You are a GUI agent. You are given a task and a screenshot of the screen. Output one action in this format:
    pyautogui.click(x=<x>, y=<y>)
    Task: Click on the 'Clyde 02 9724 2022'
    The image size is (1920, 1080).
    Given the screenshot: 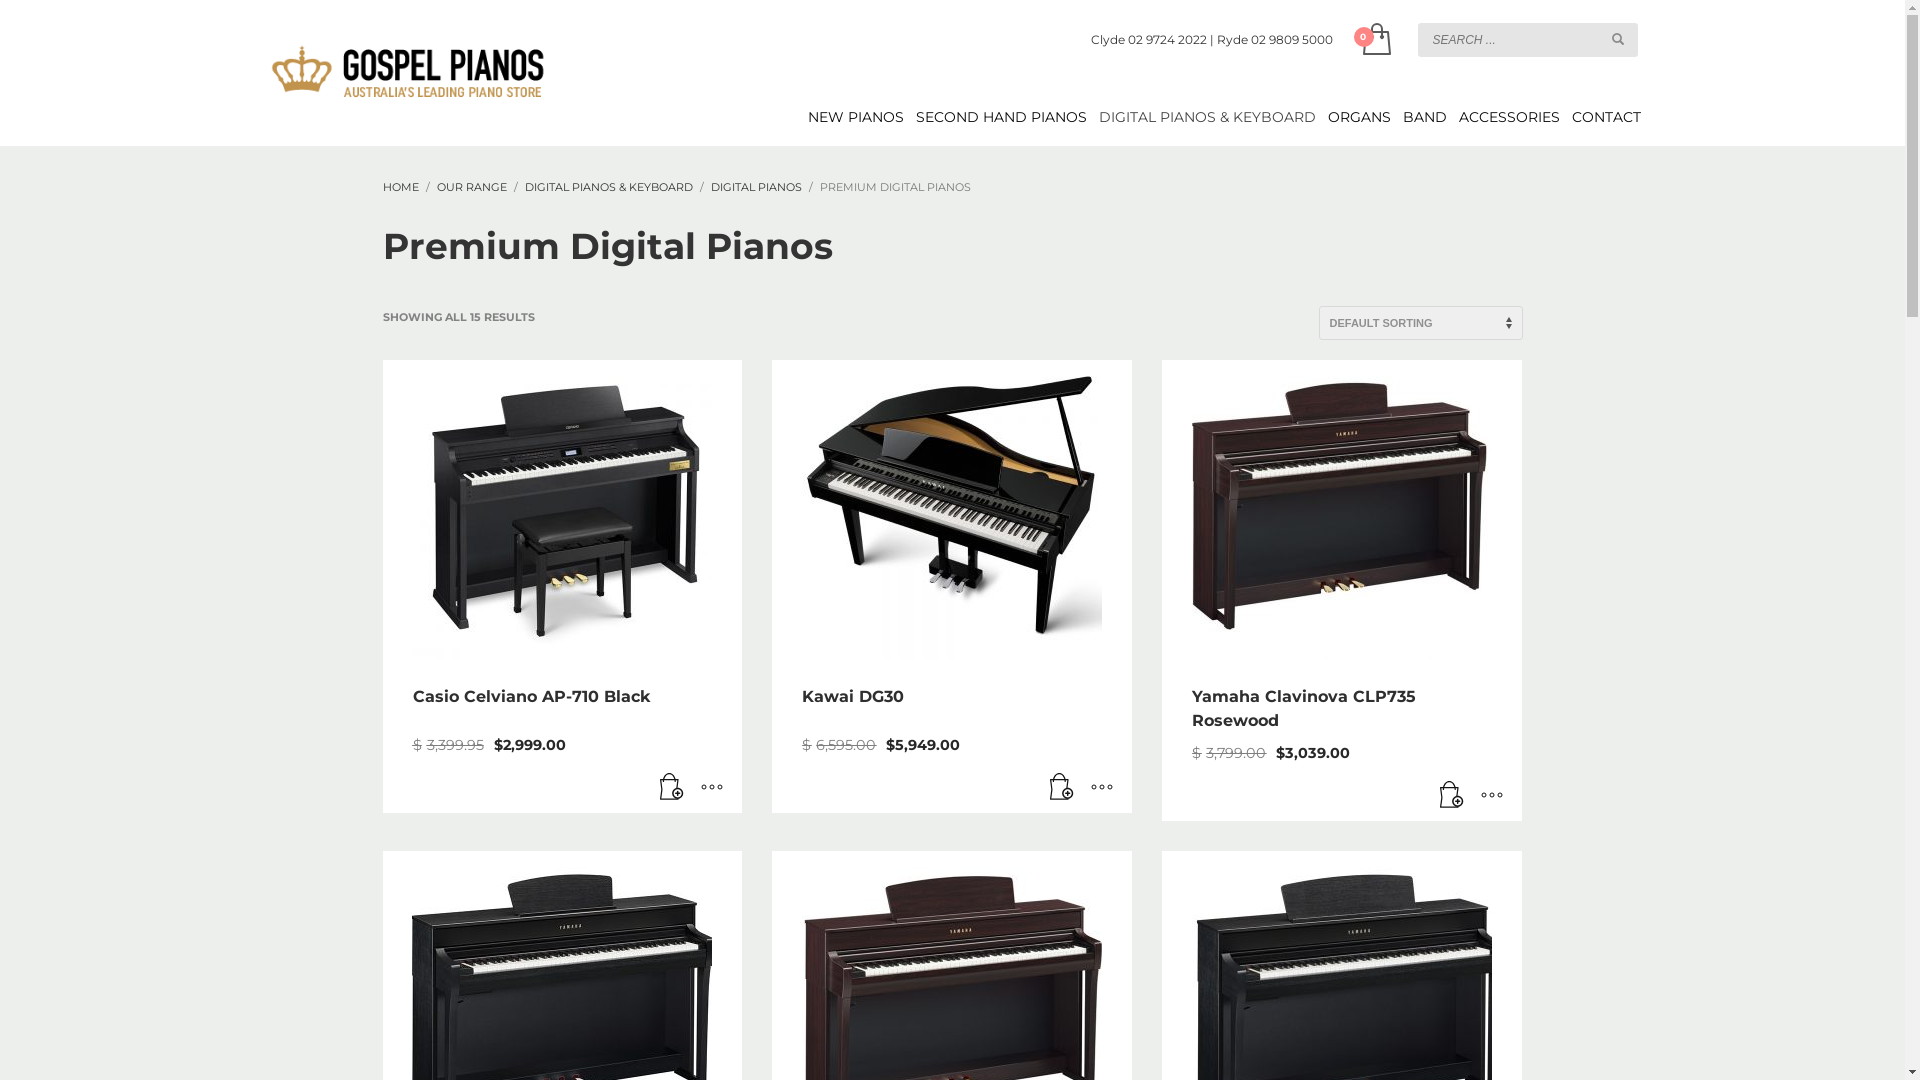 What is the action you would take?
    pyautogui.click(x=1147, y=39)
    